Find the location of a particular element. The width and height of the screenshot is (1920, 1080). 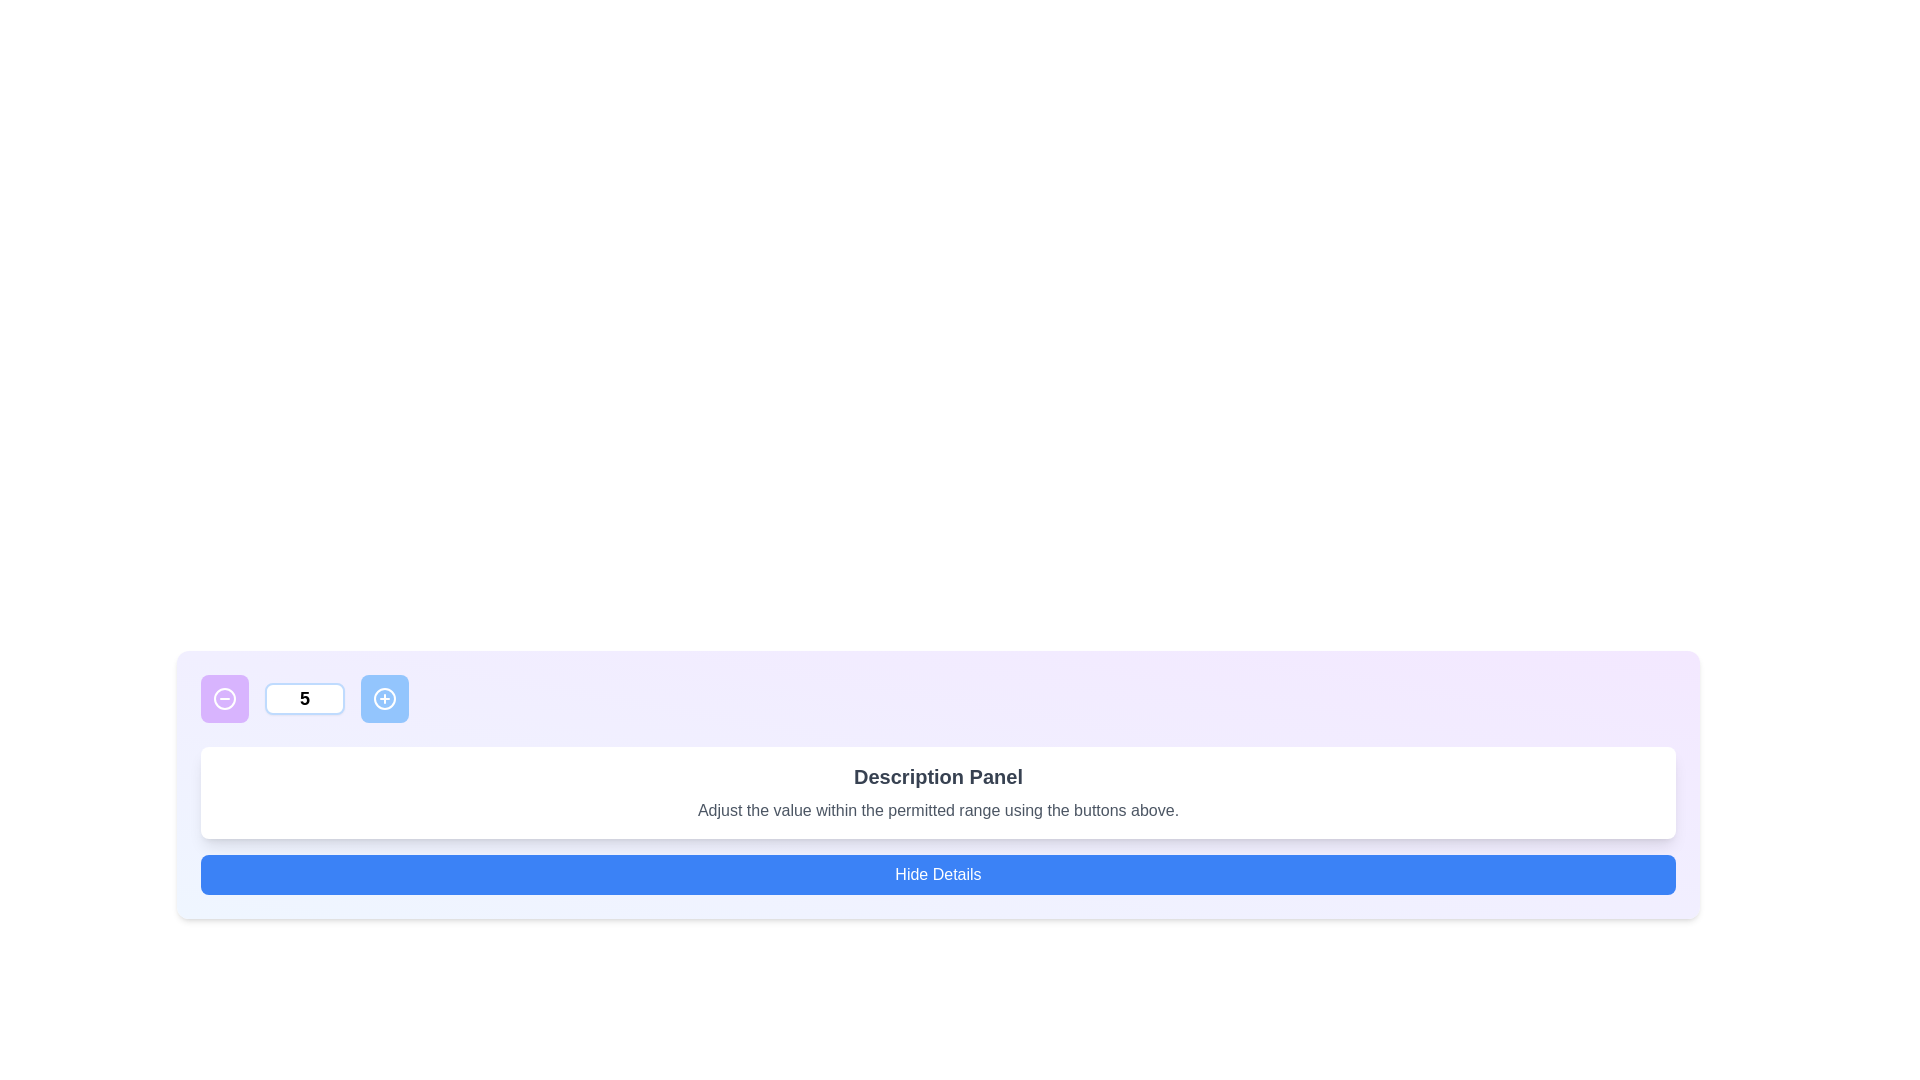

the toggle button at the bottom of the 'Description Panel' is located at coordinates (937, 874).